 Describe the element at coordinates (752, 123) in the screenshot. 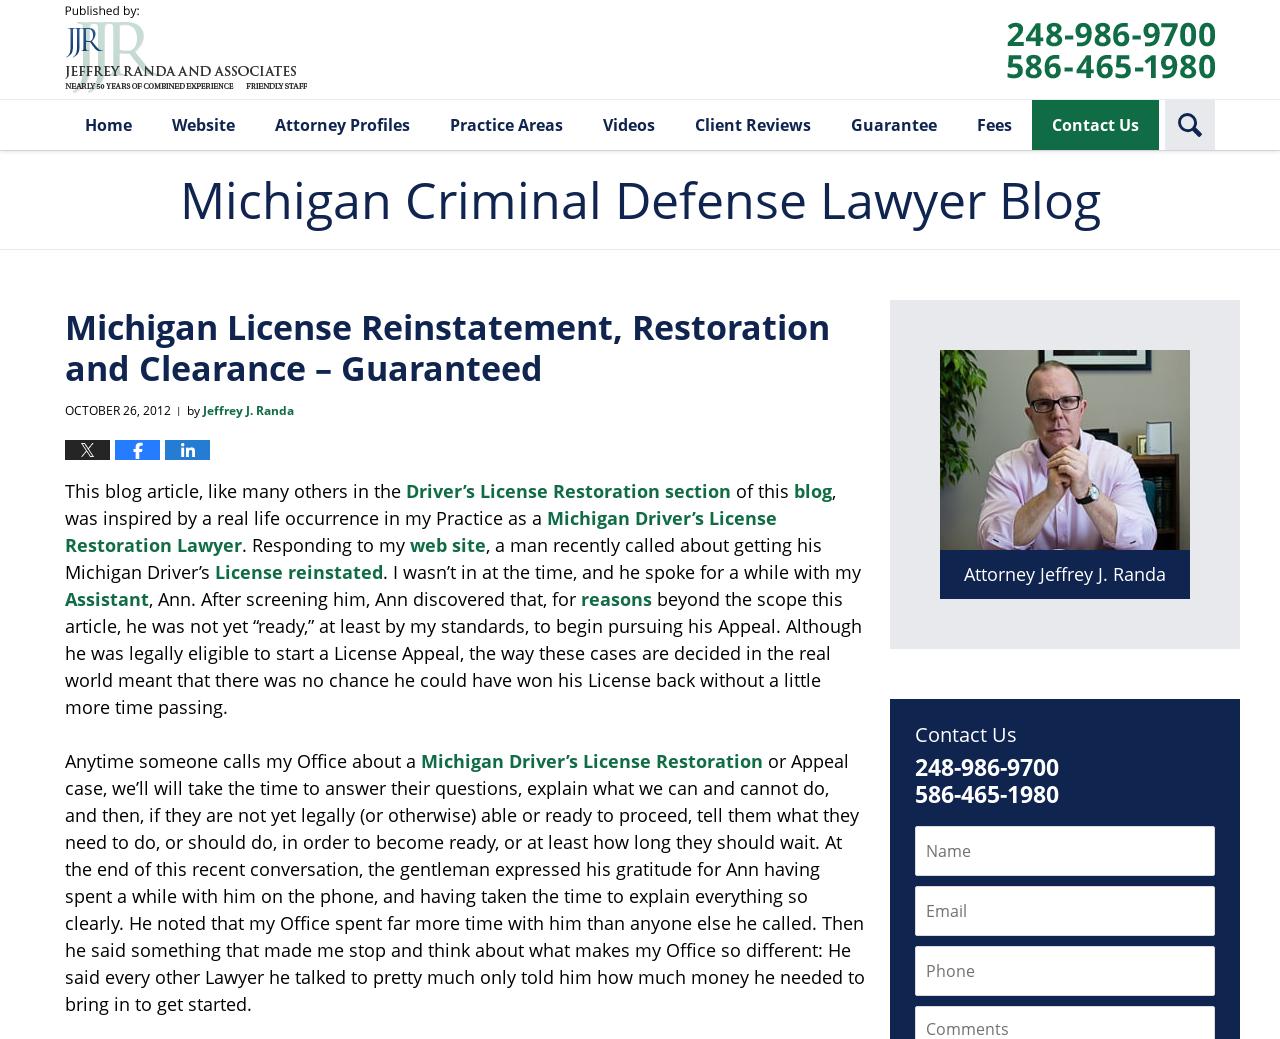

I see `'Client Reviews'` at that location.